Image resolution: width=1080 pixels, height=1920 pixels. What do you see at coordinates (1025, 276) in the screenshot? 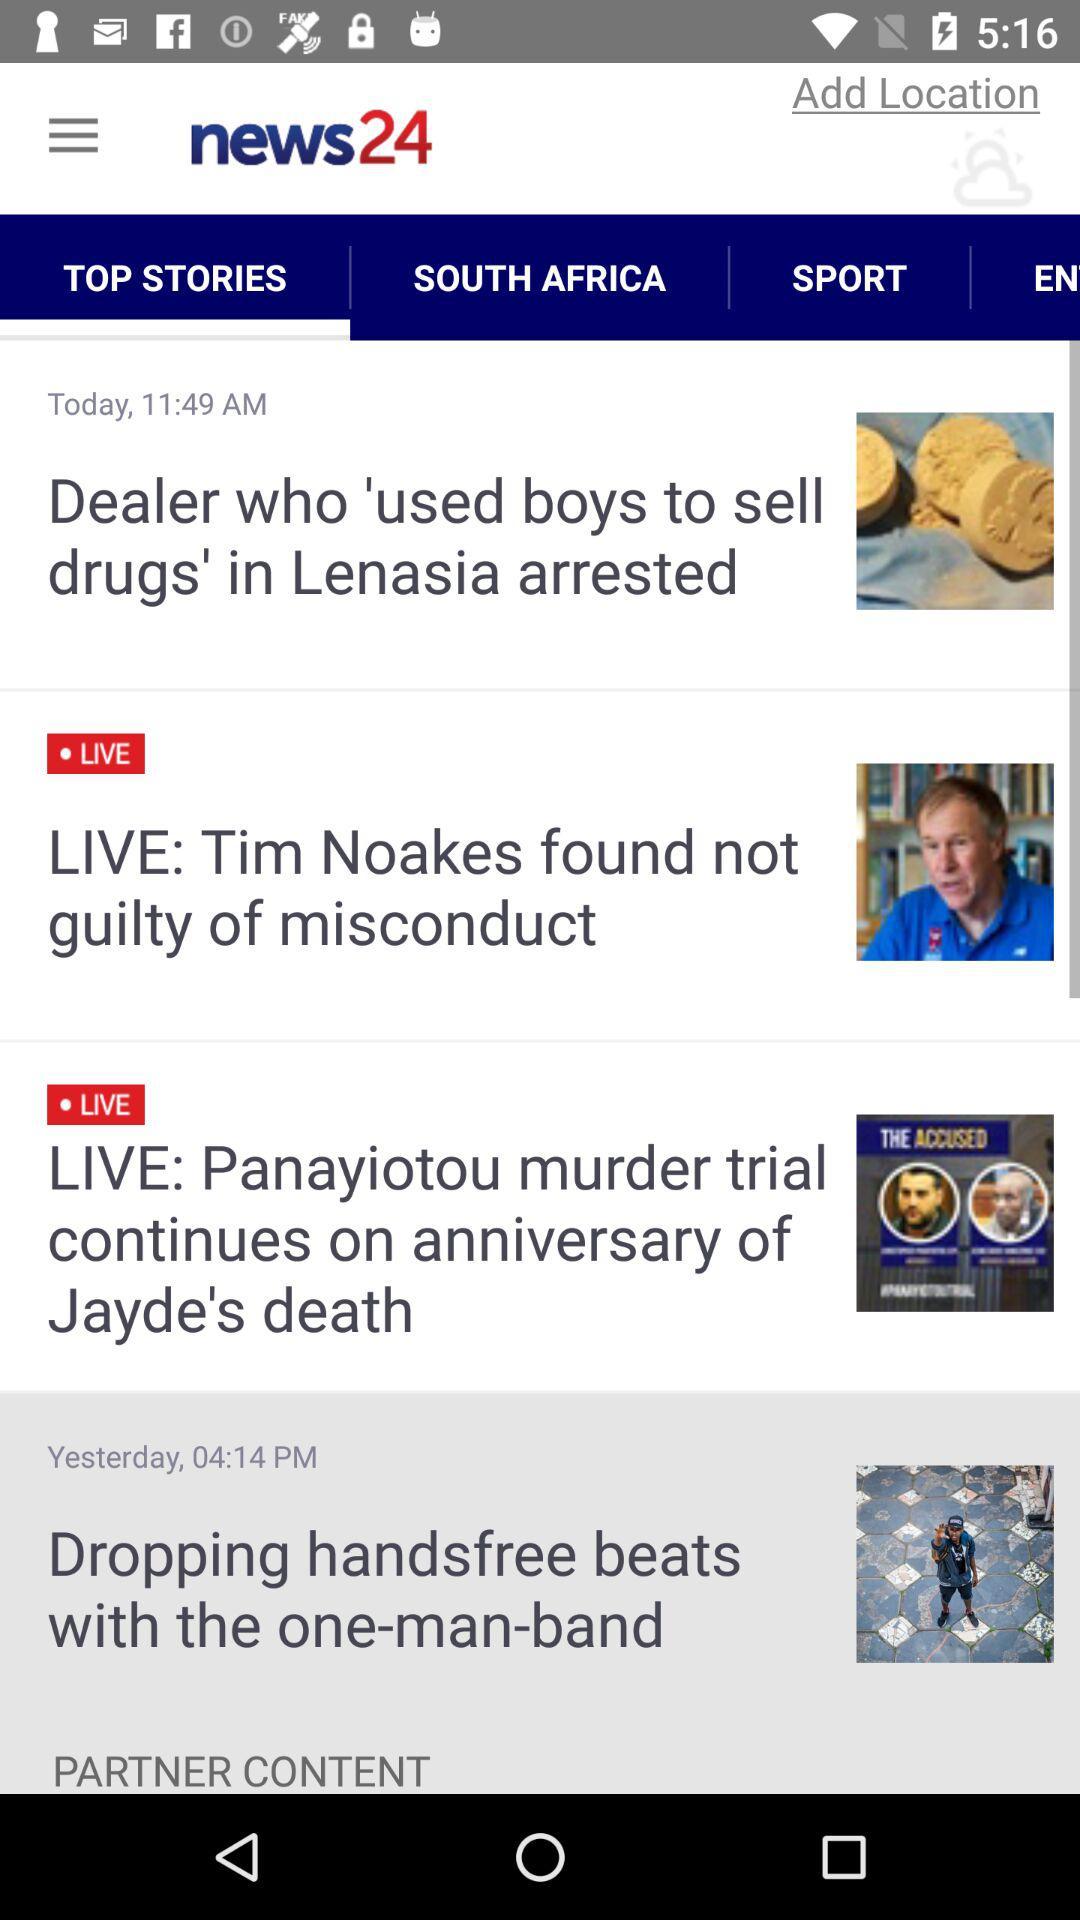
I see `the entertainment app` at bounding box center [1025, 276].